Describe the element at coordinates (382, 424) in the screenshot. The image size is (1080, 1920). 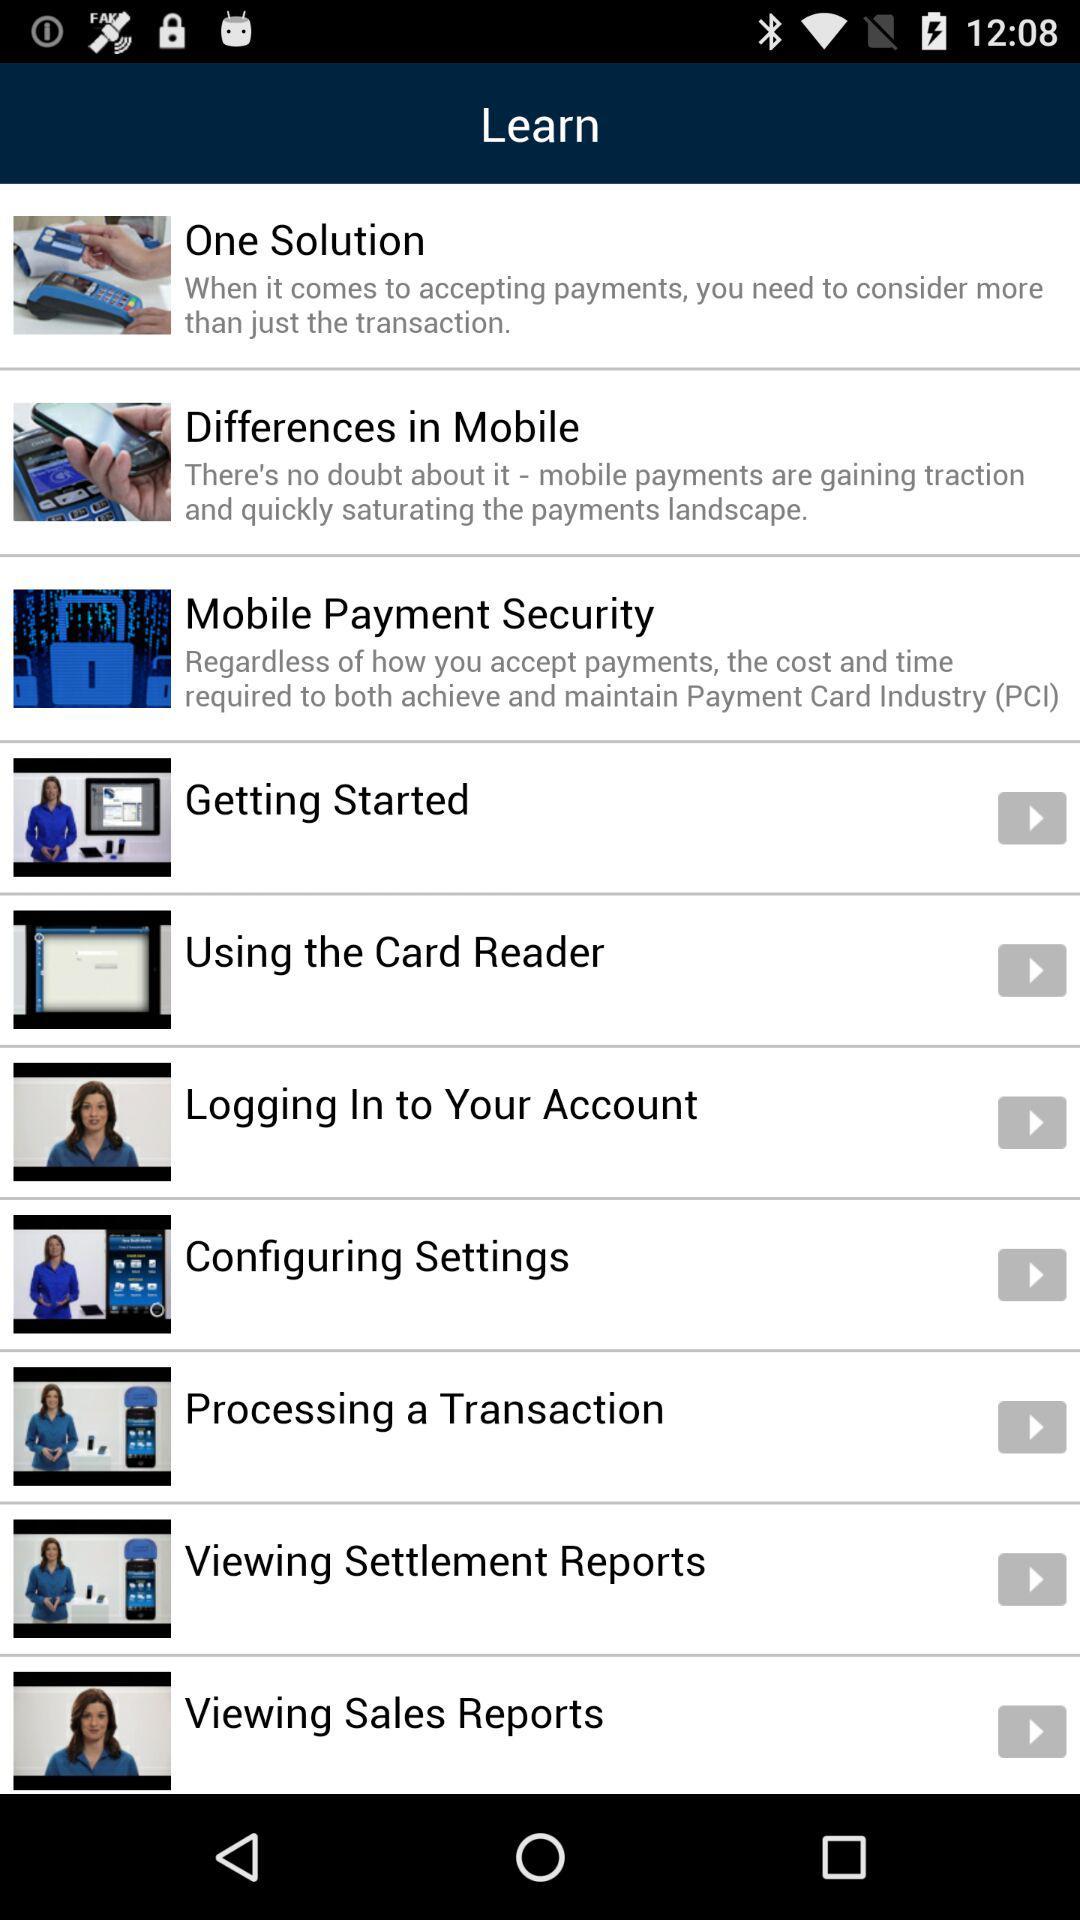
I see `differences in mobile item` at that location.